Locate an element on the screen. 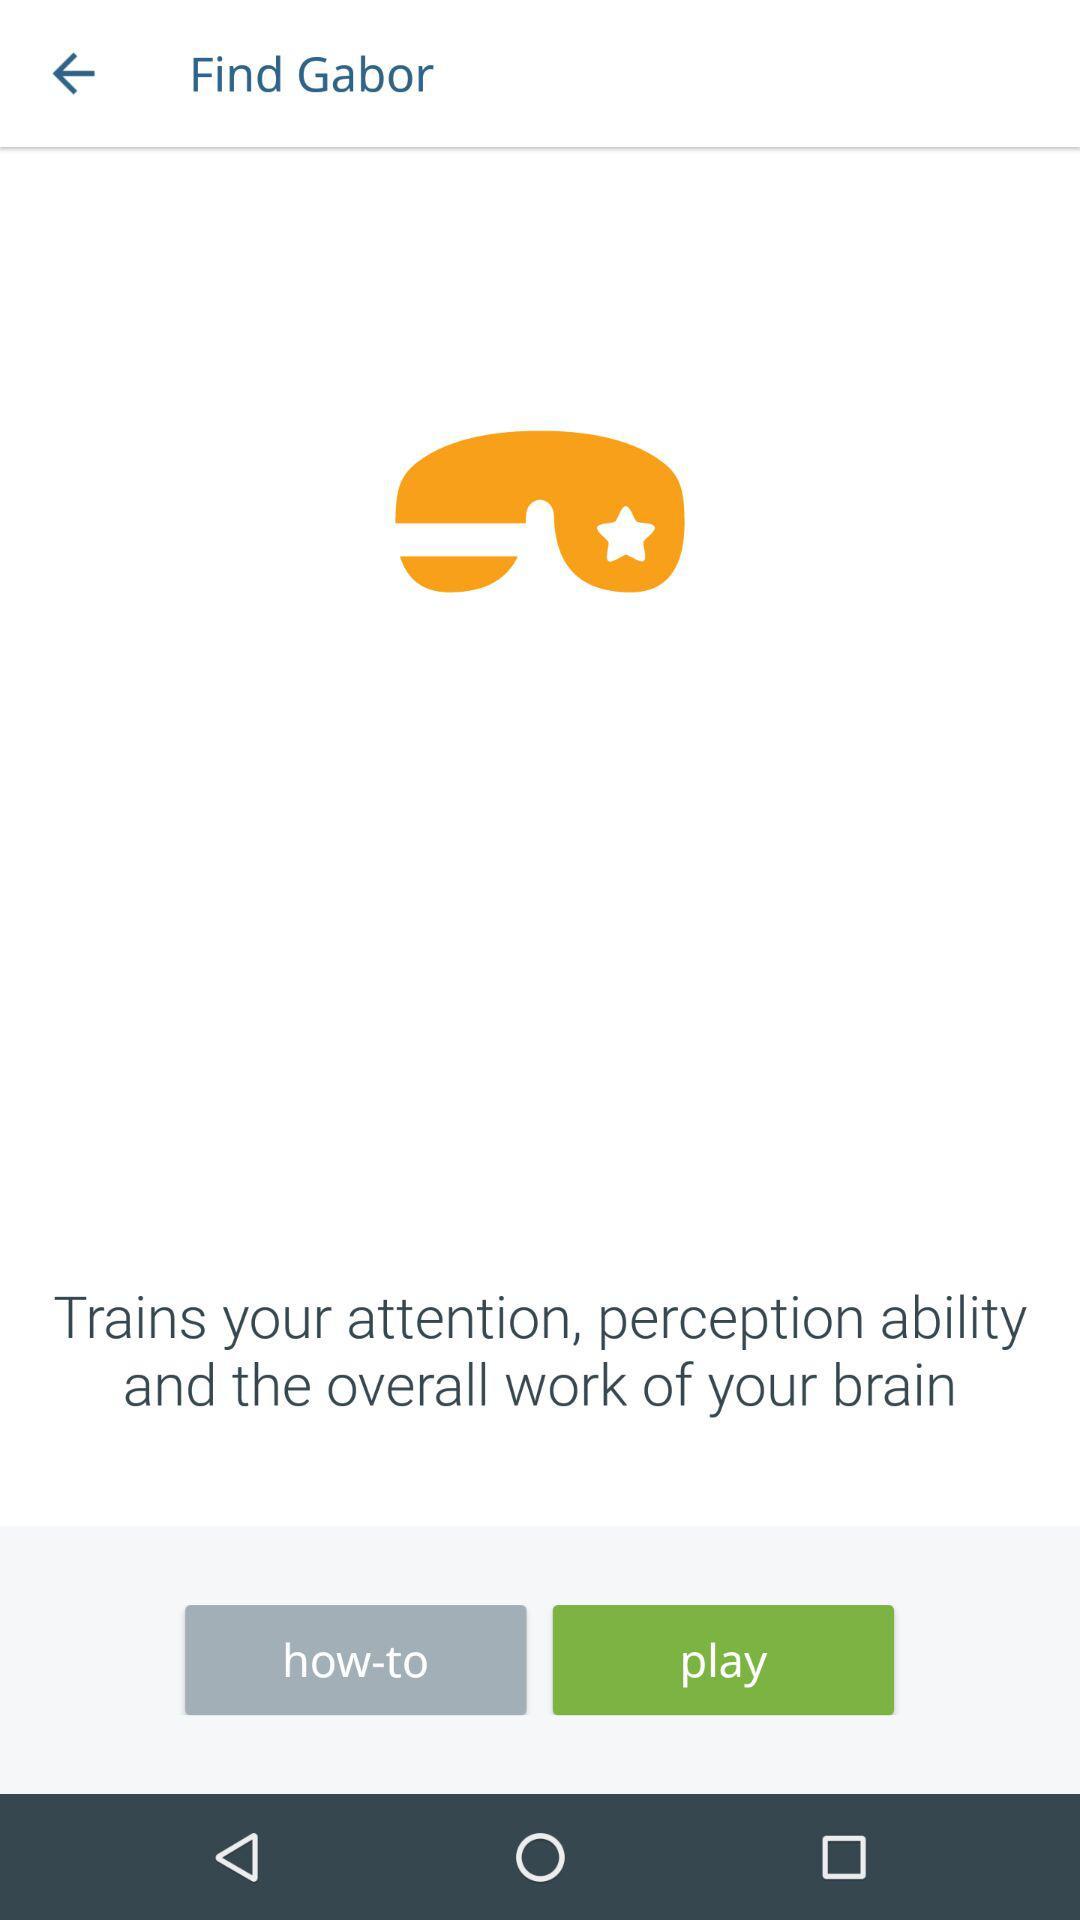 Image resolution: width=1080 pixels, height=1920 pixels. icon at the bottom left corner is located at coordinates (354, 1660).